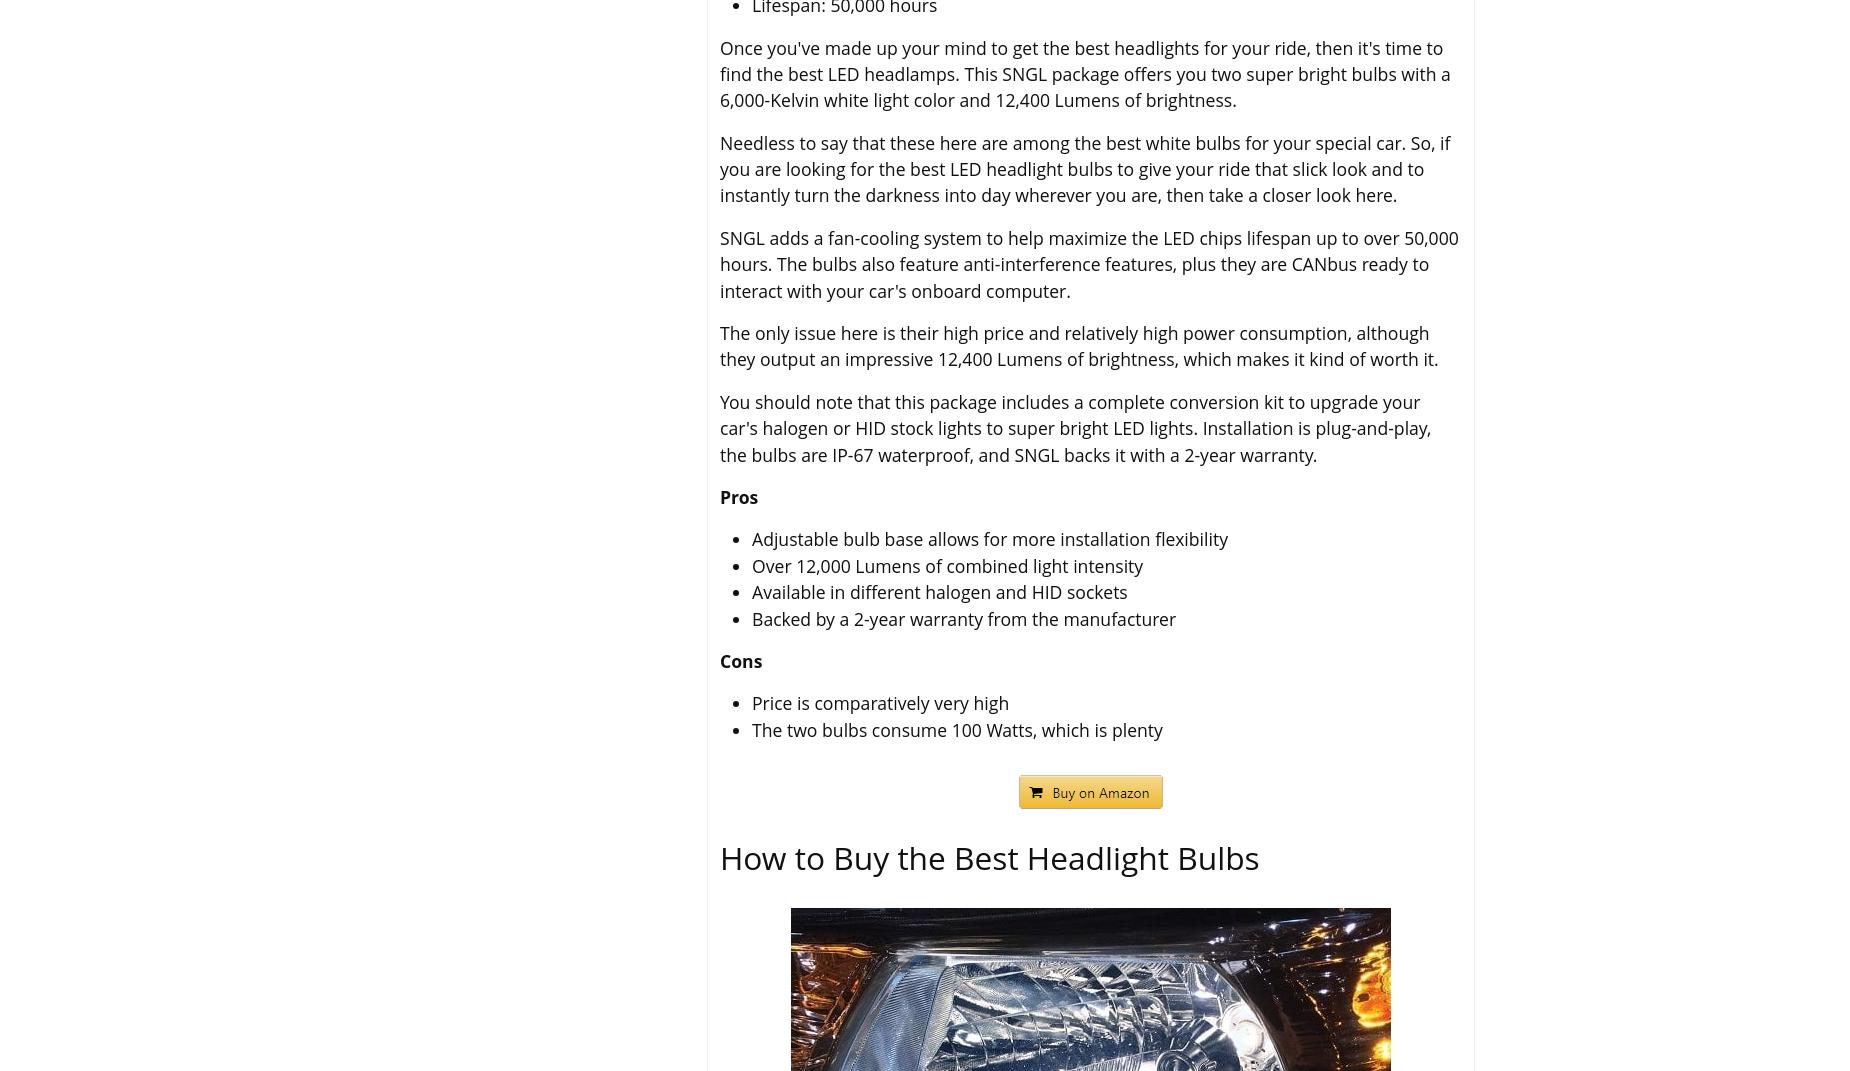 This screenshot has height=1071, width=1850. Describe the element at coordinates (963, 616) in the screenshot. I see `'Backed by a 2-year warranty from the manufacturer'` at that location.